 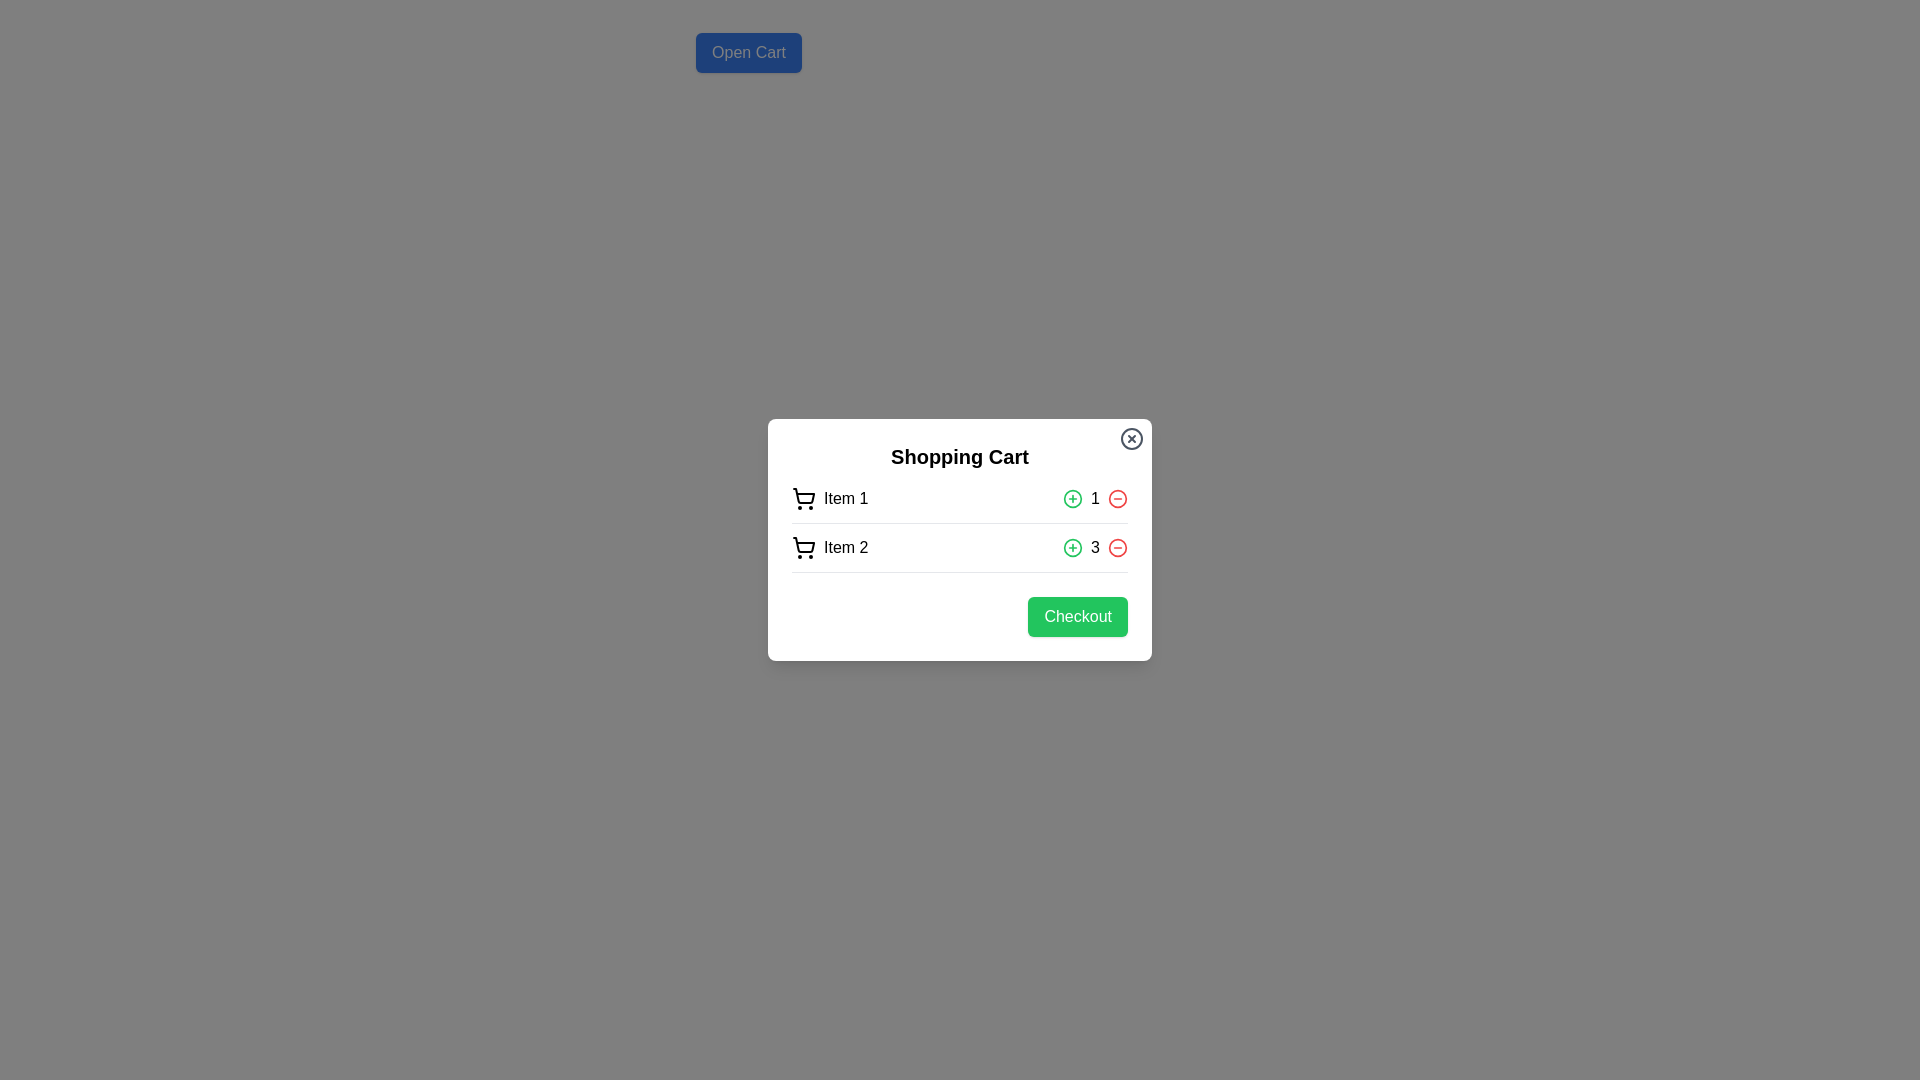 What do you see at coordinates (1094, 547) in the screenshot?
I see `the static text element displaying the number '3' in the quantity control group for 'Item 2' in the shopping cart section` at bounding box center [1094, 547].